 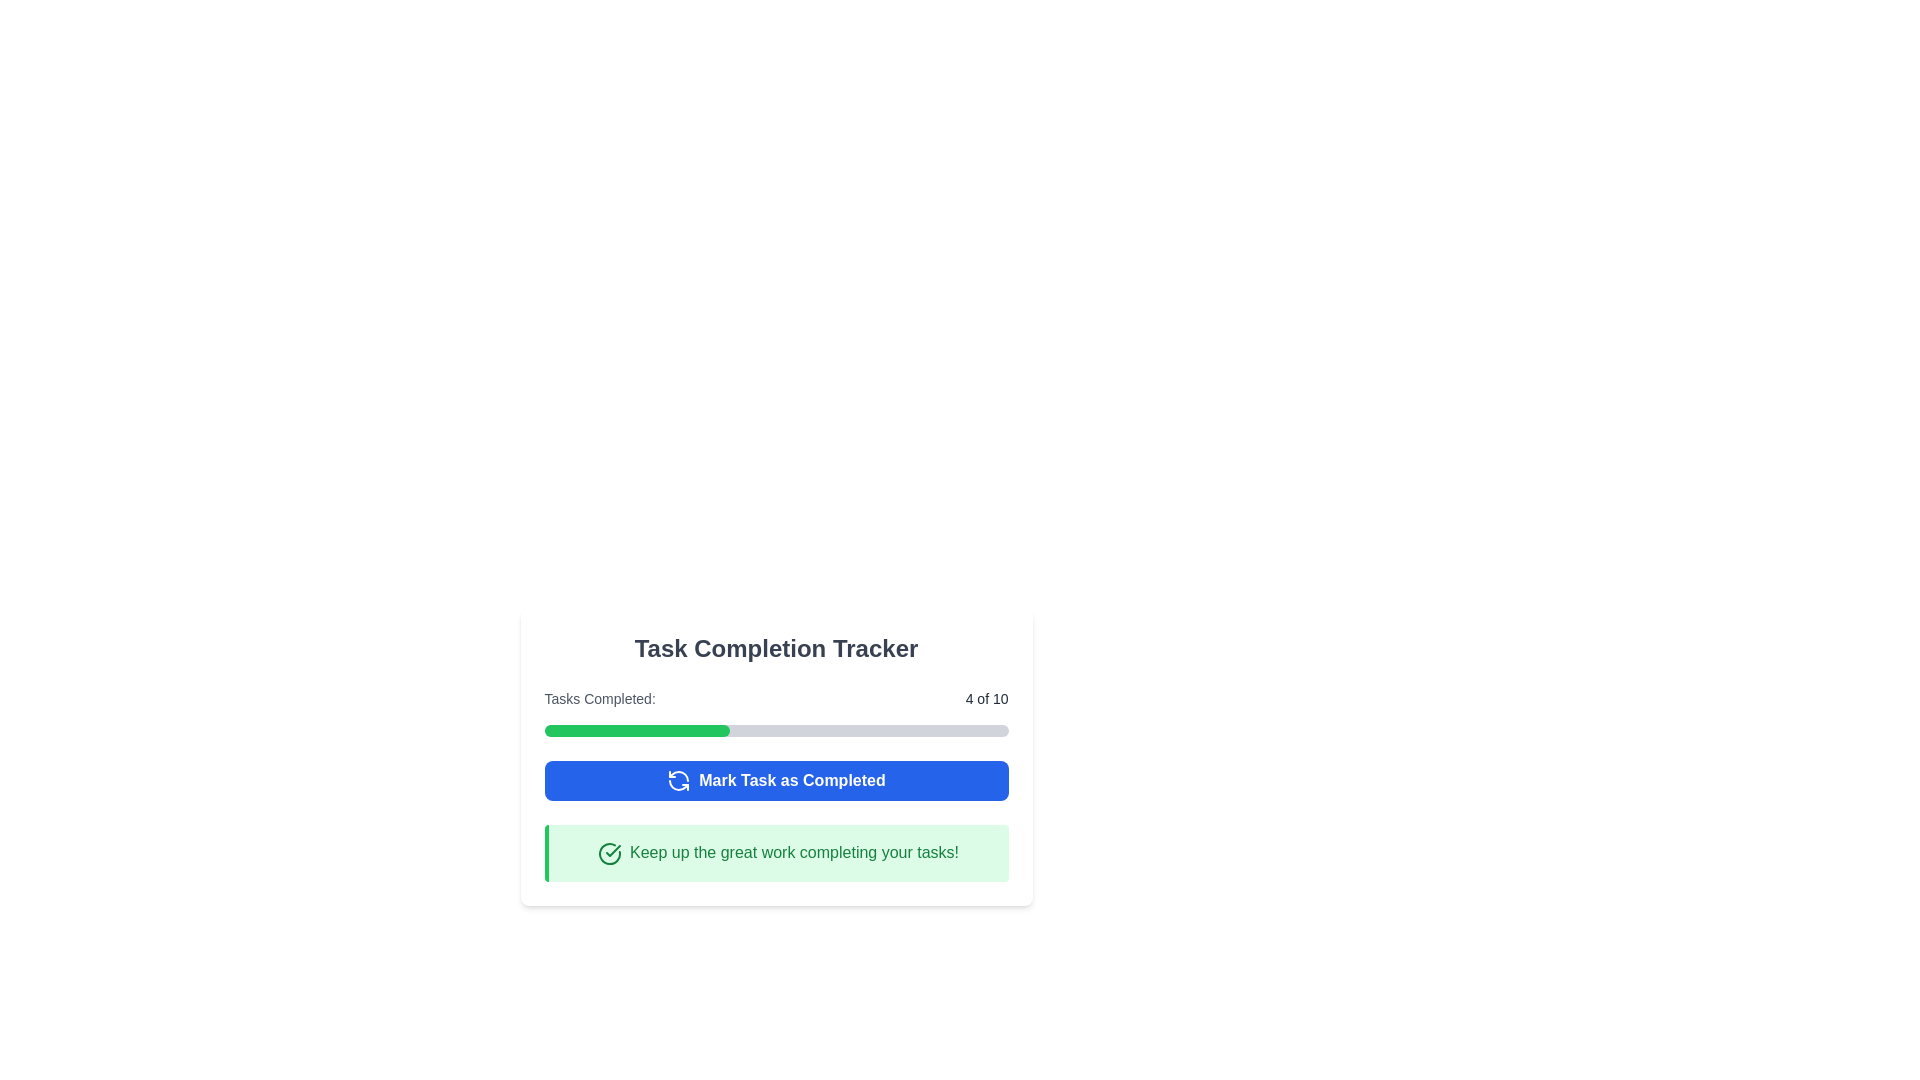 What do you see at coordinates (775, 731) in the screenshot?
I see `the progress bar located beneath the 'Tasks Completed: 4 of 10' label and above a blue button` at bounding box center [775, 731].